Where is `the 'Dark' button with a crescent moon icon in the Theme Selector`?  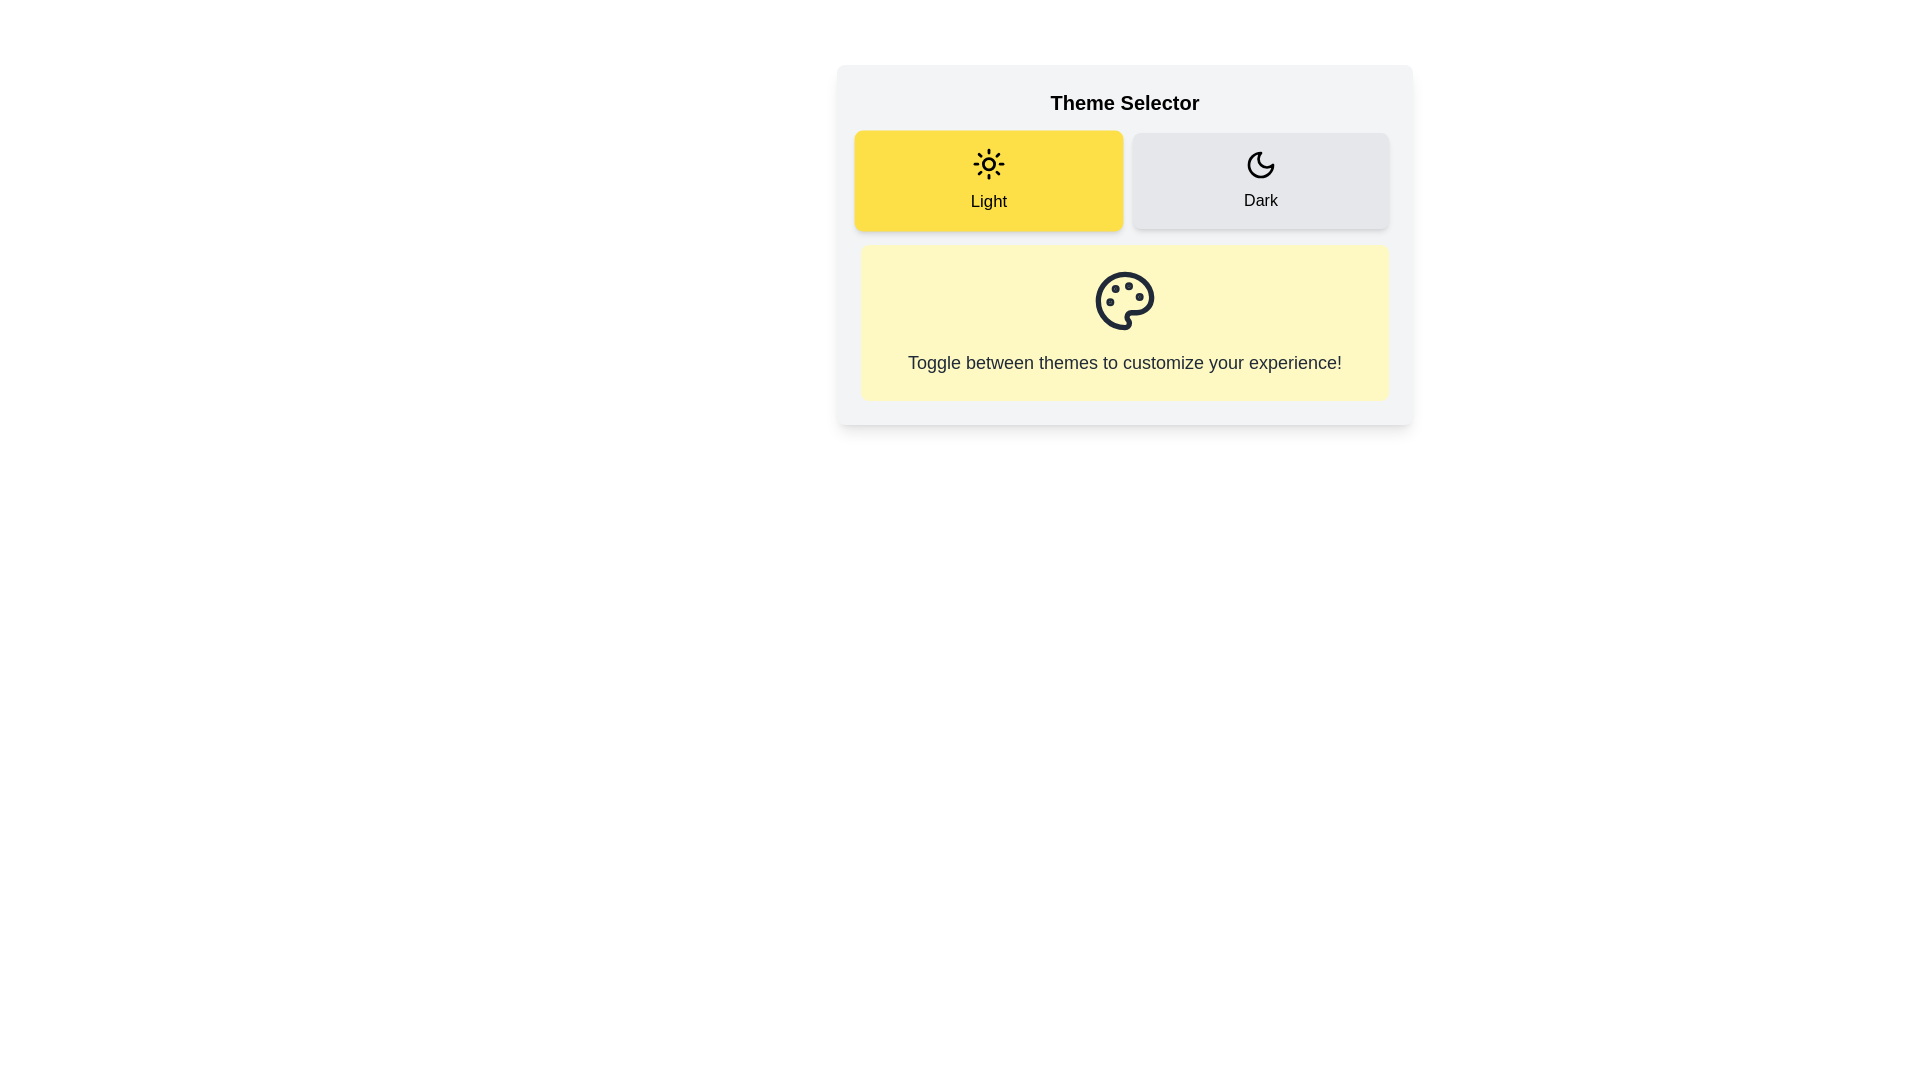
the 'Dark' button with a crescent moon icon in the Theme Selector is located at coordinates (1260, 181).